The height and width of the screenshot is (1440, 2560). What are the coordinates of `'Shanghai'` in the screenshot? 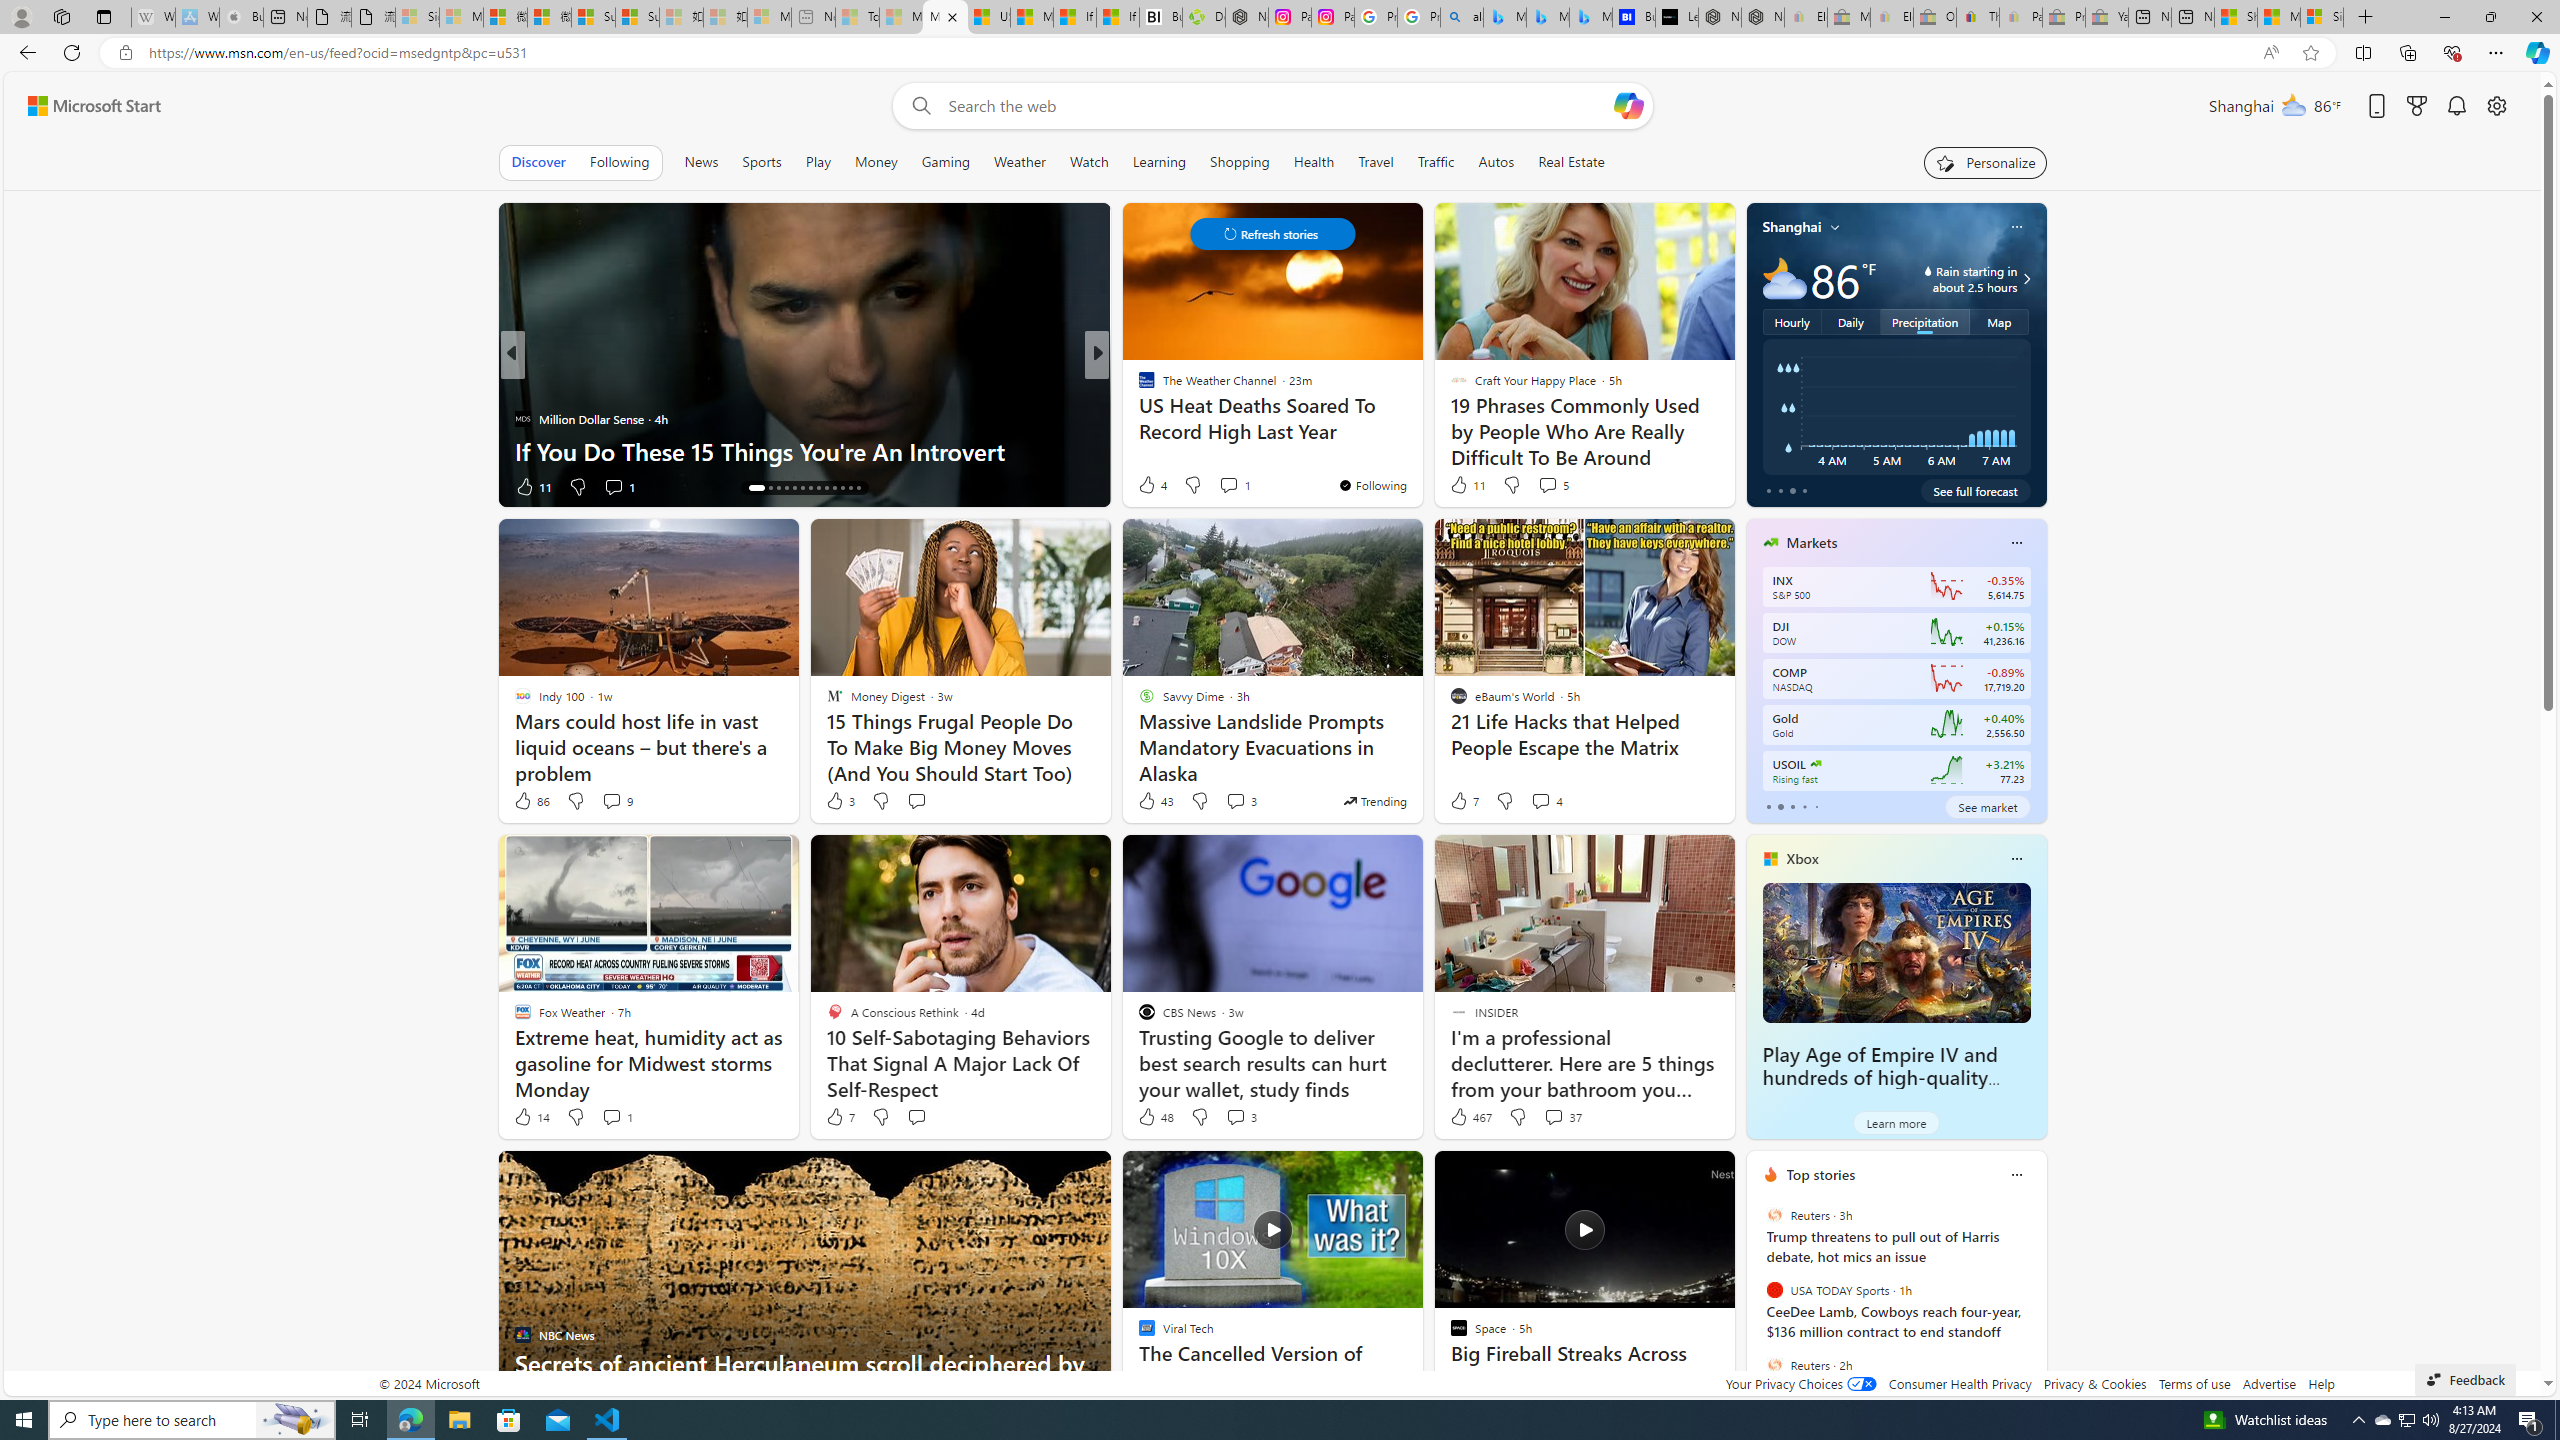 It's located at (1791, 225).